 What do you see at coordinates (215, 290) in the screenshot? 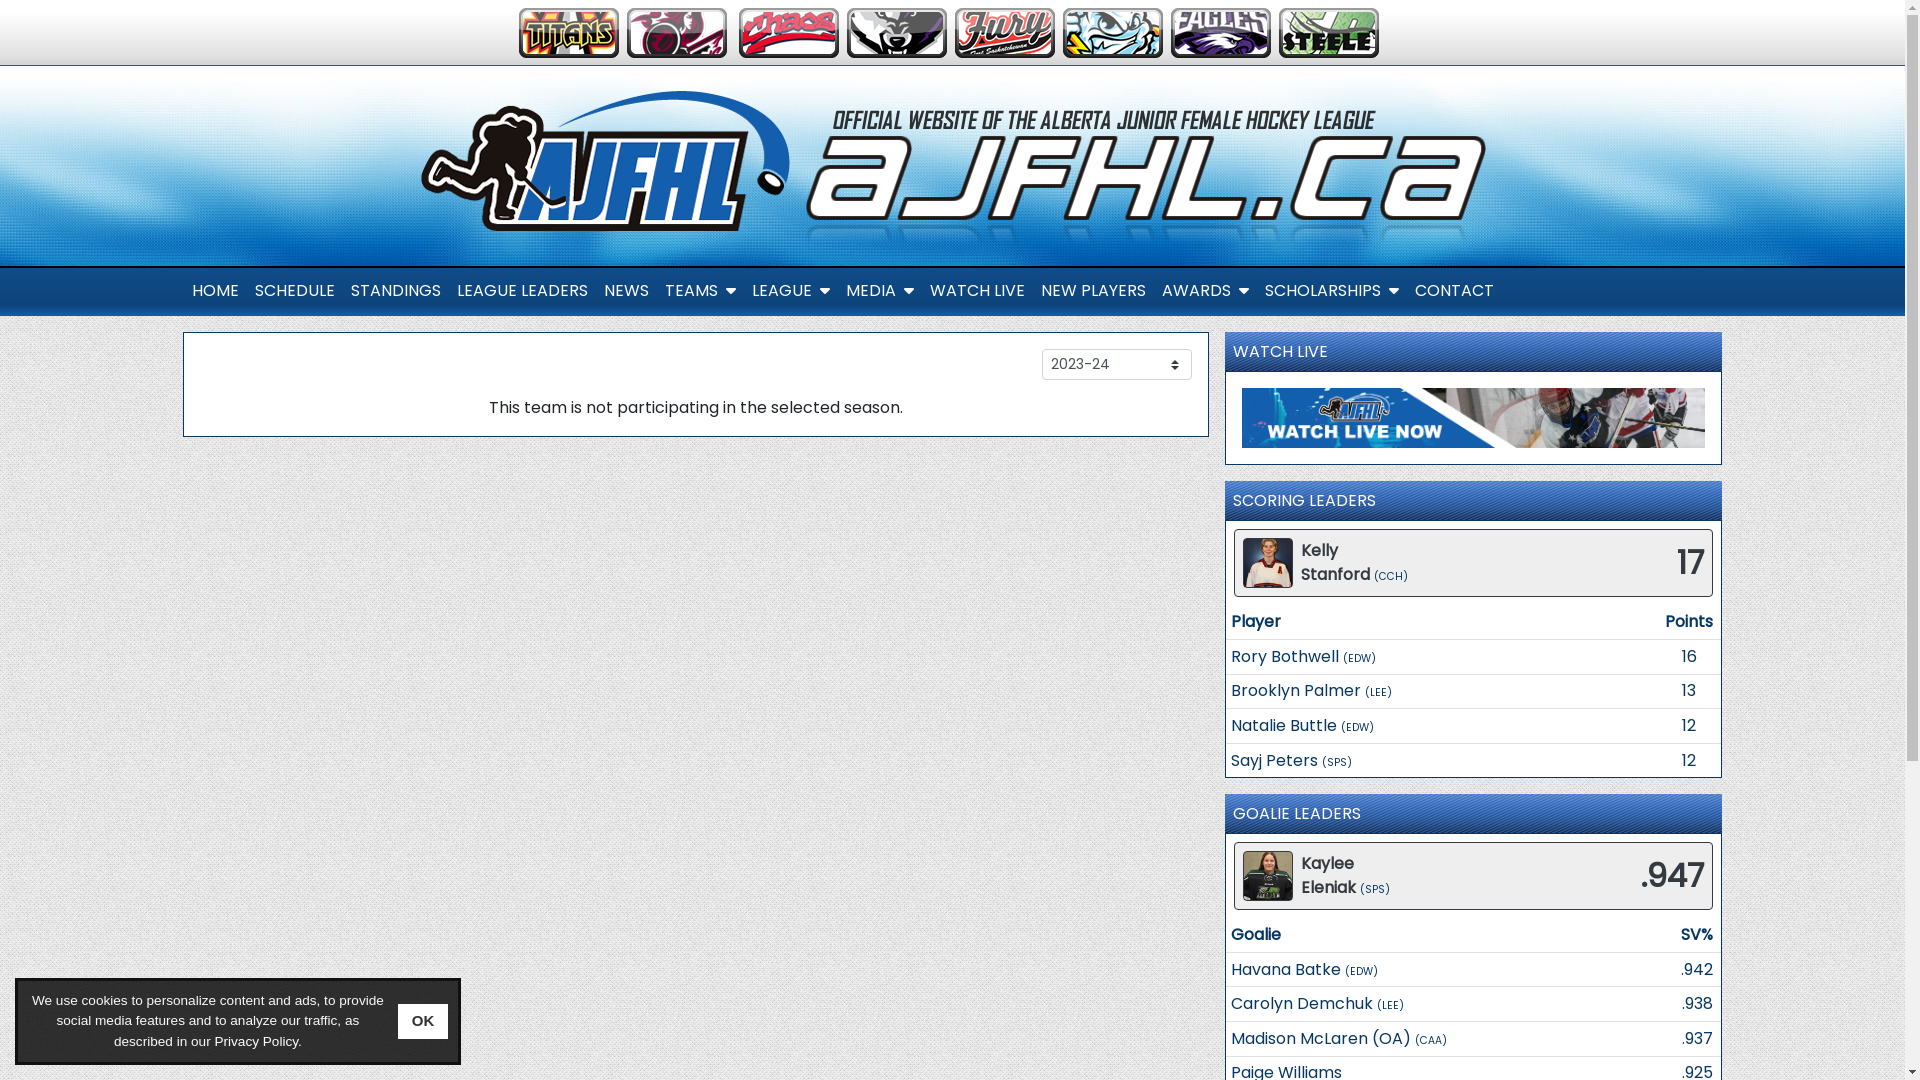
I see `'HOME'` at bounding box center [215, 290].